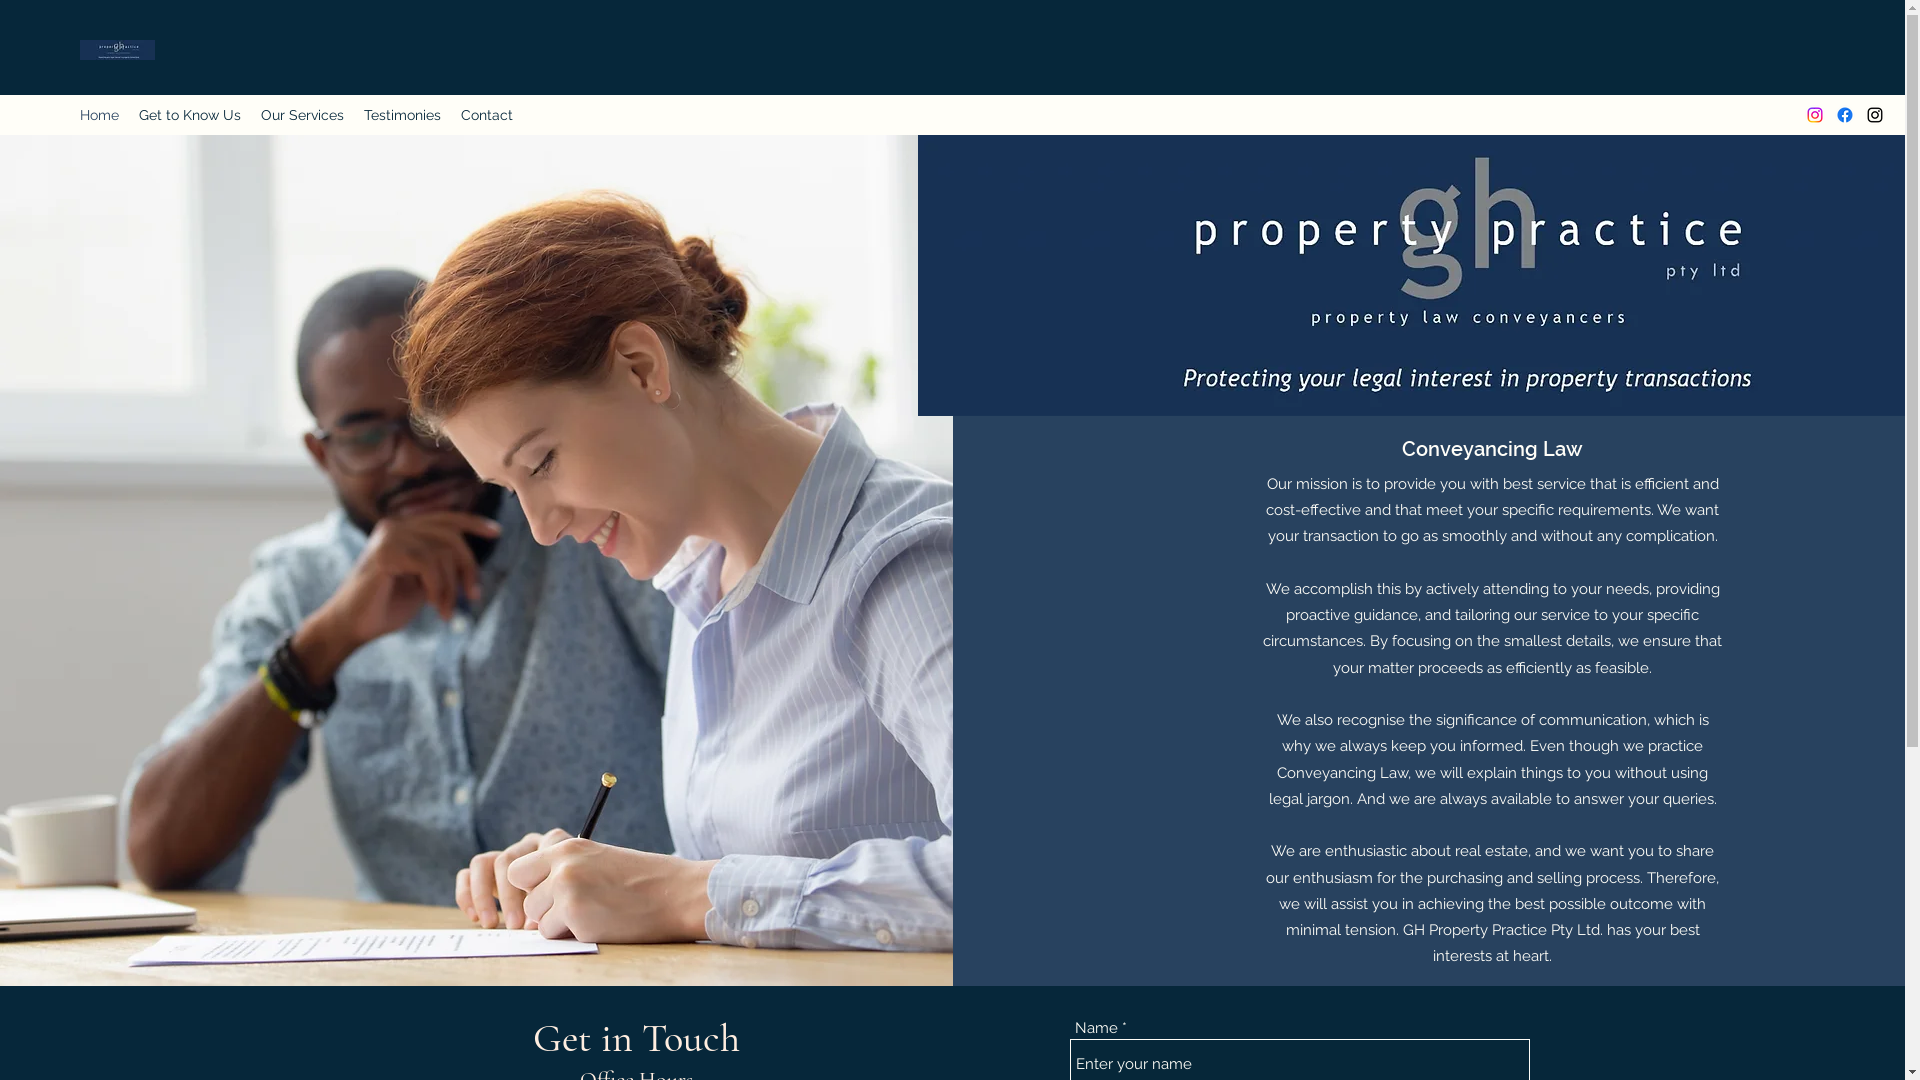 This screenshot has width=1920, height=1080. Describe the element at coordinates (301, 115) in the screenshot. I see `'Our Services'` at that location.